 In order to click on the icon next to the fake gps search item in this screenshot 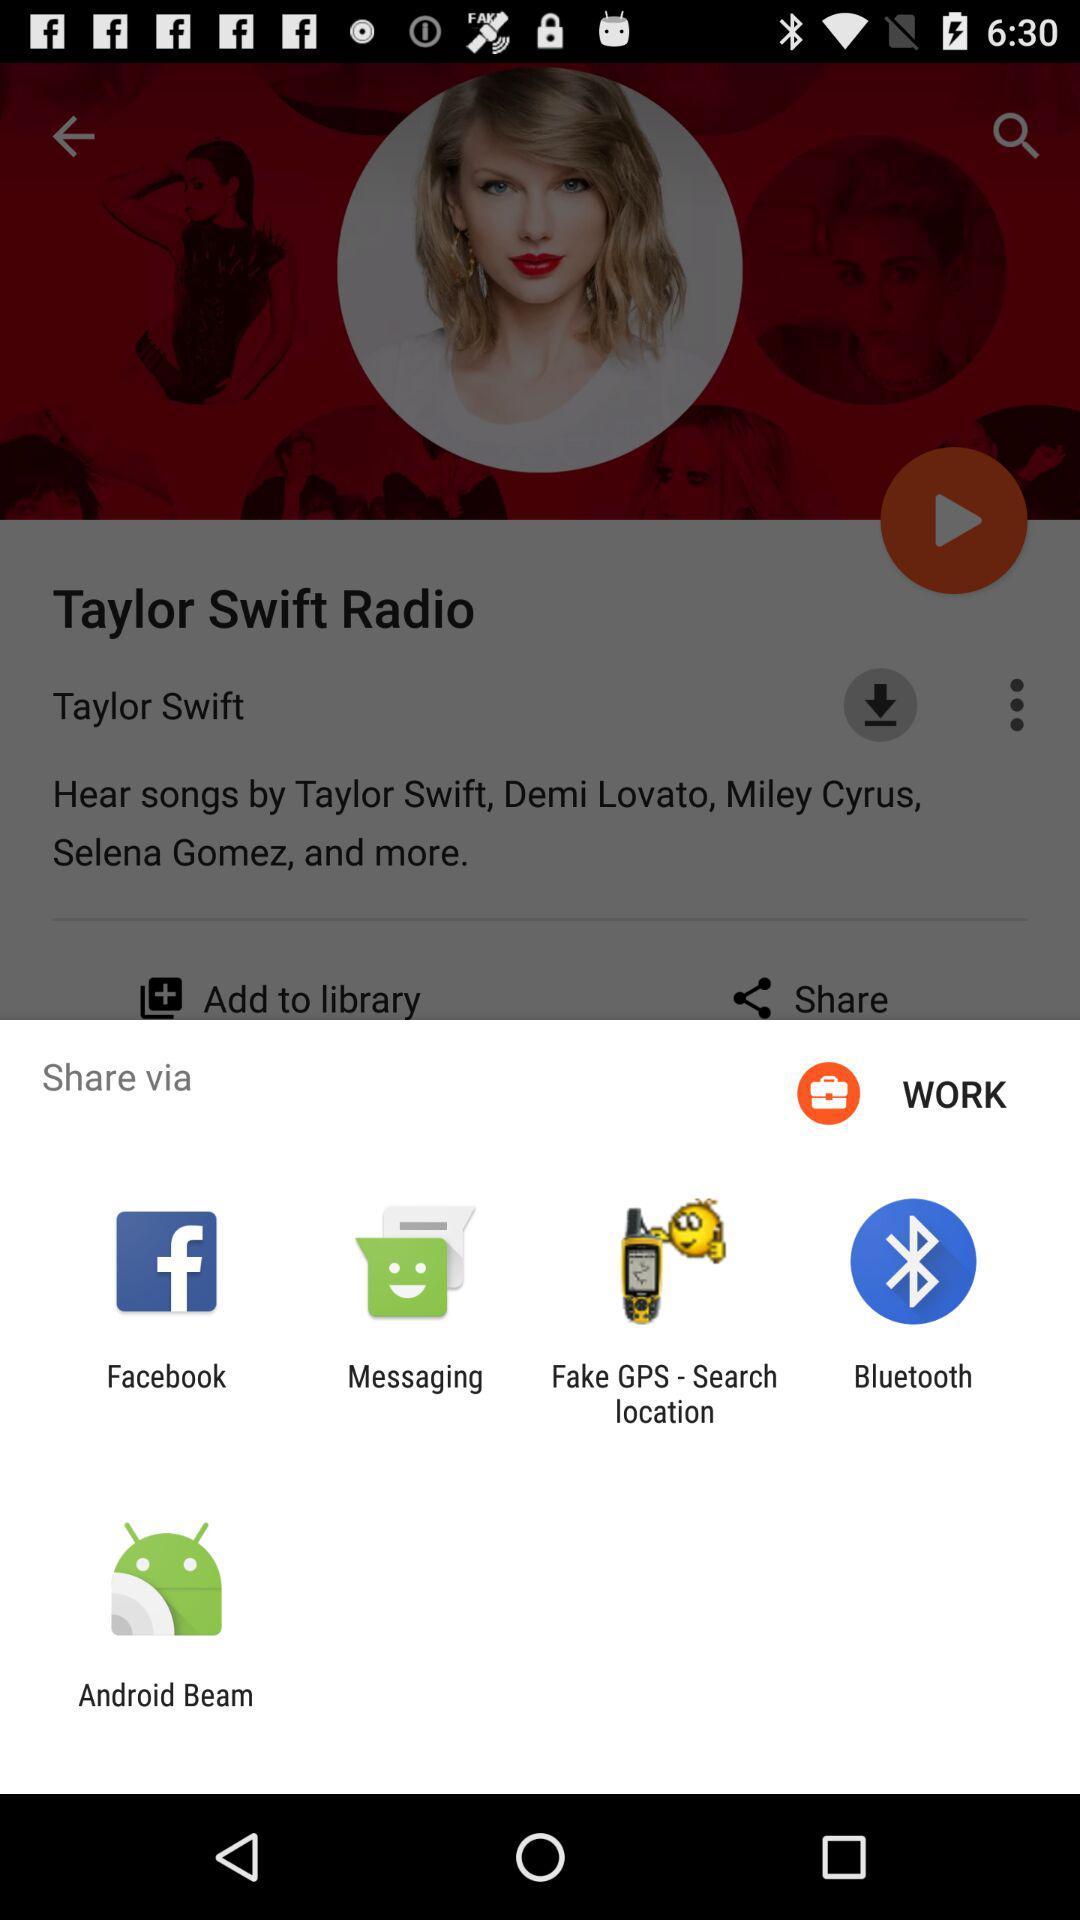, I will do `click(414, 1392)`.